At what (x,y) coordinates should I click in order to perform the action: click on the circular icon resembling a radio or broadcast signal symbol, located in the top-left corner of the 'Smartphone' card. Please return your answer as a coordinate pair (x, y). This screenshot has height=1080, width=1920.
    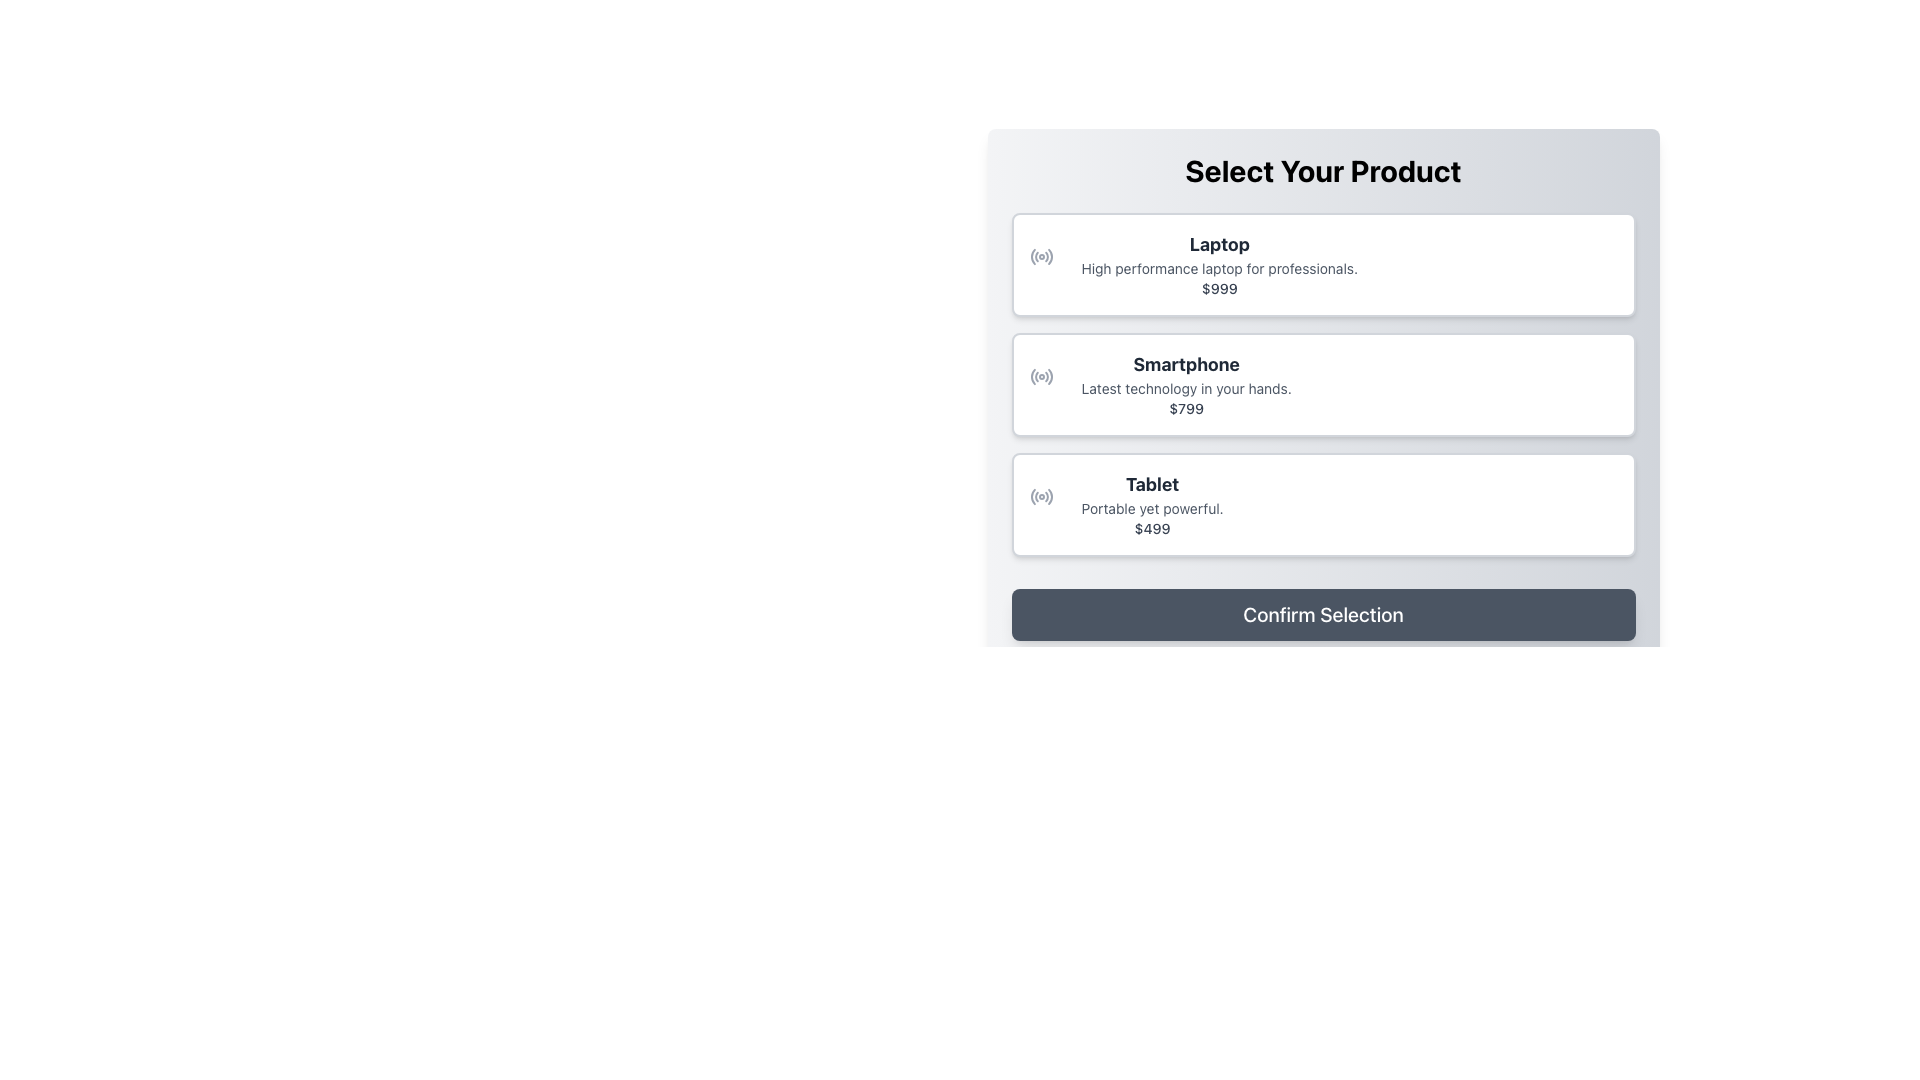
    Looking at the image, I should click on (1048, 385).